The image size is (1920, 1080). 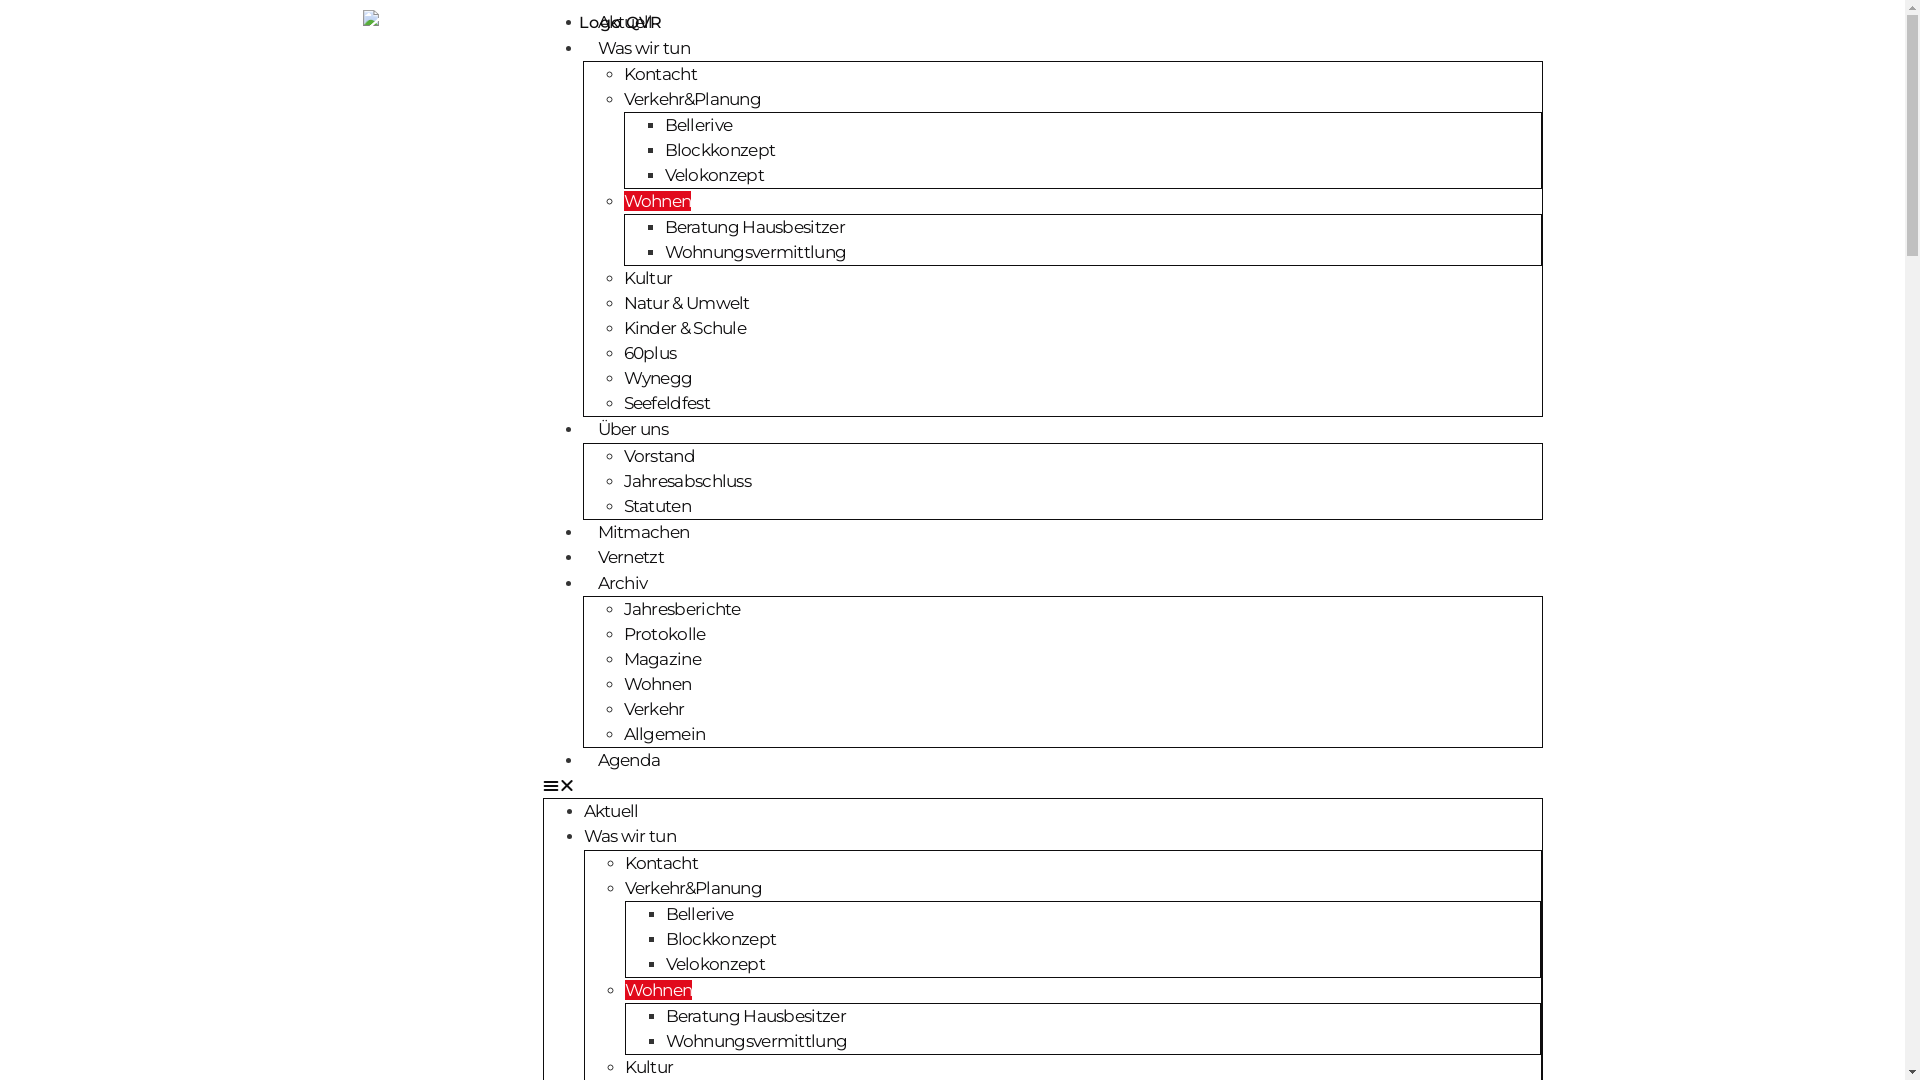 I want to click on 'Natur & Umwelt', so click(x=686, y=303).